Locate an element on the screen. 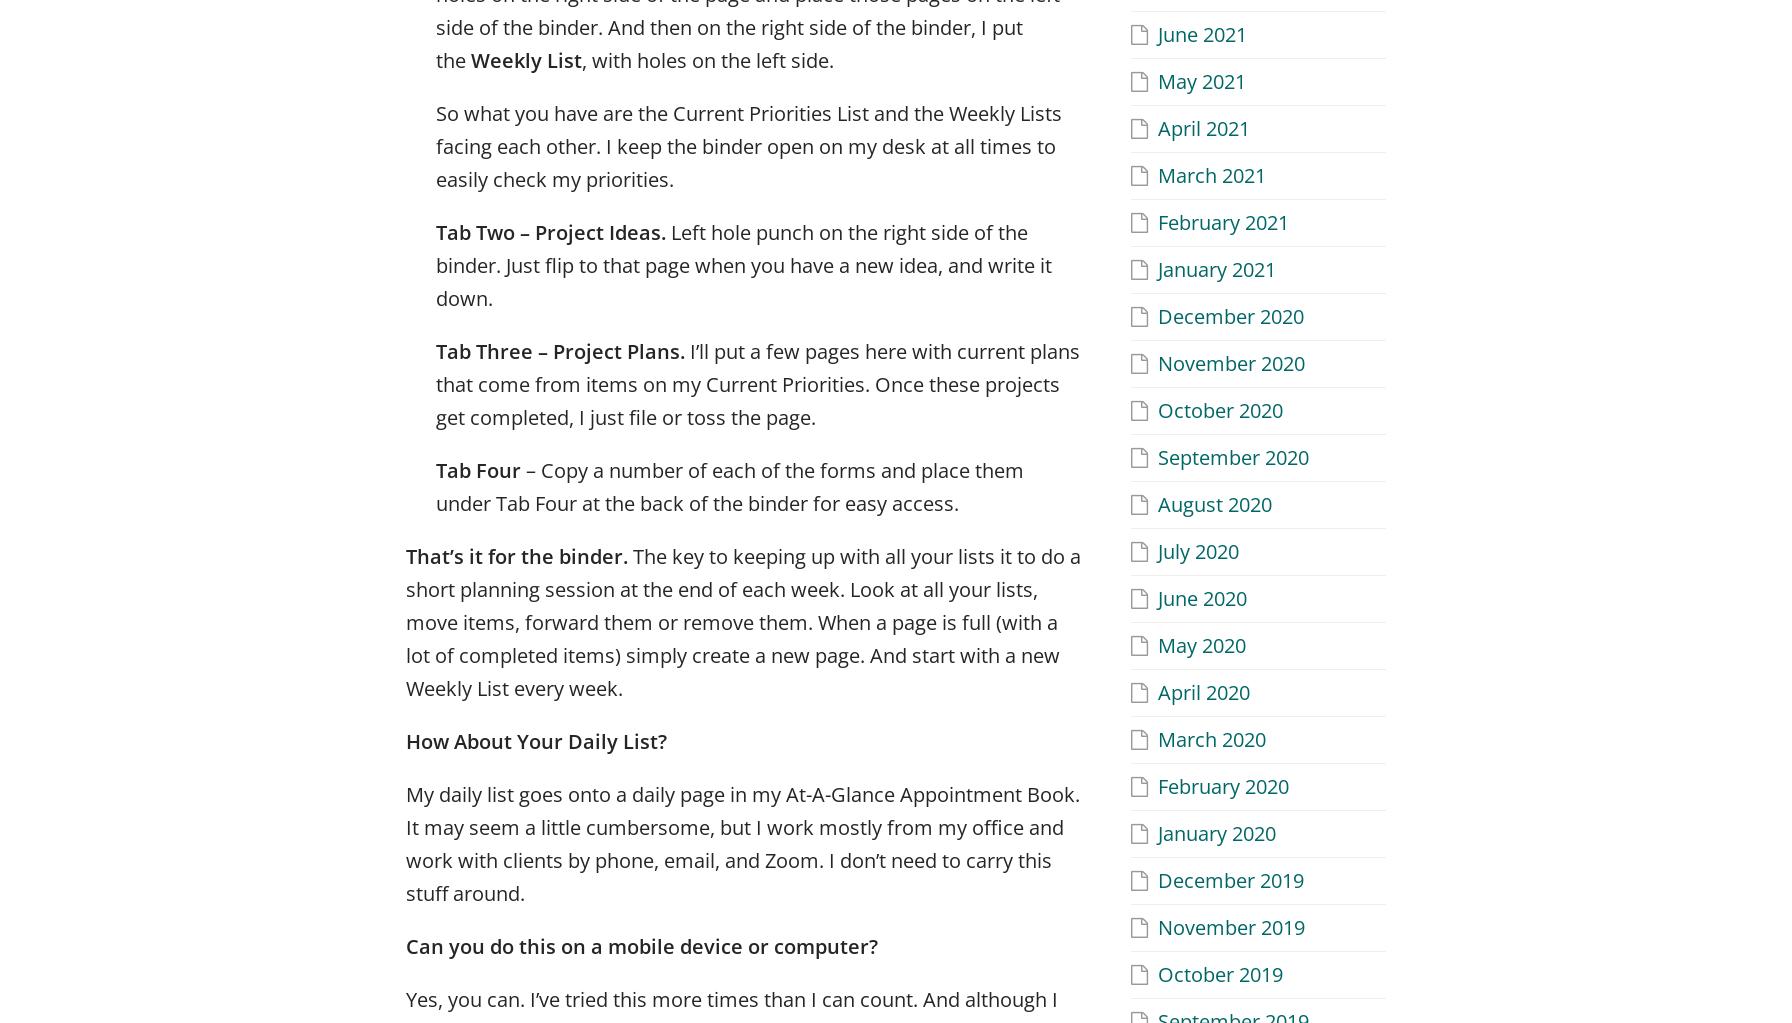 The width and height of the screenshot is (1792, 1023). 'The key to keeping up with all your lists it to do a short planning session at the end of each week. Look at all your lists, move items, forward them or remove them. When a page is full (with a lot of completed items) simply create a new page. And start with a new Weekly List every week.' is located at coordinates (406, 620).